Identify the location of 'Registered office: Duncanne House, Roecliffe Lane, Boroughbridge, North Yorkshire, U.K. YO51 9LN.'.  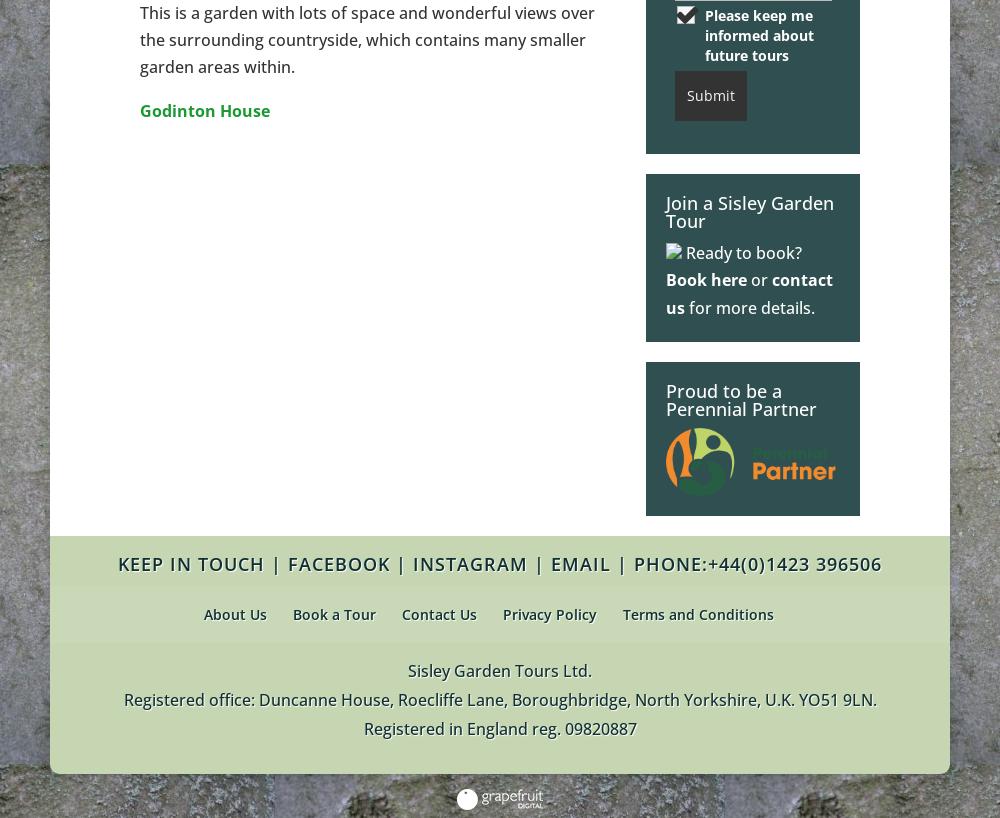
(498, 698).